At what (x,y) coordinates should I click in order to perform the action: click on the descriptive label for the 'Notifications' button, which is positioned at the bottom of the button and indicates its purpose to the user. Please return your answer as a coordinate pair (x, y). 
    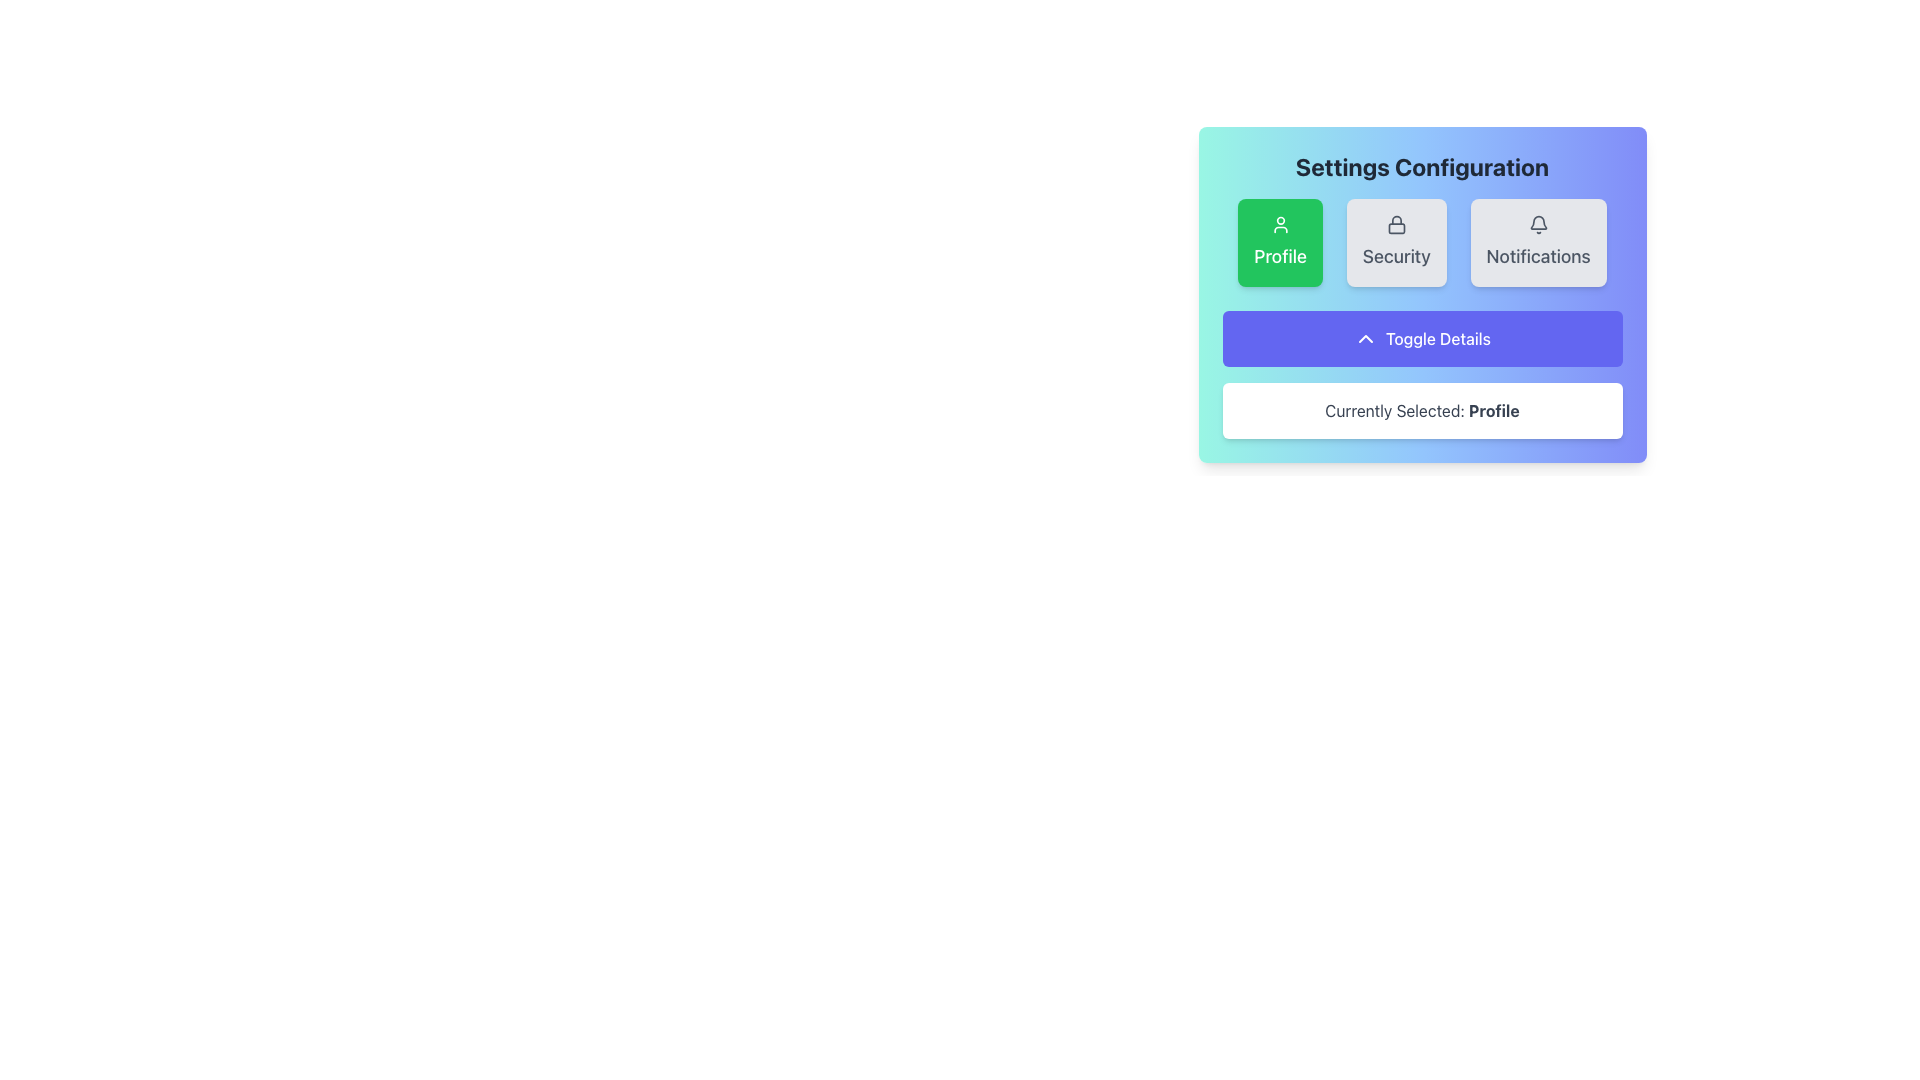
    Looking at the image, I should click on (1537, 256).